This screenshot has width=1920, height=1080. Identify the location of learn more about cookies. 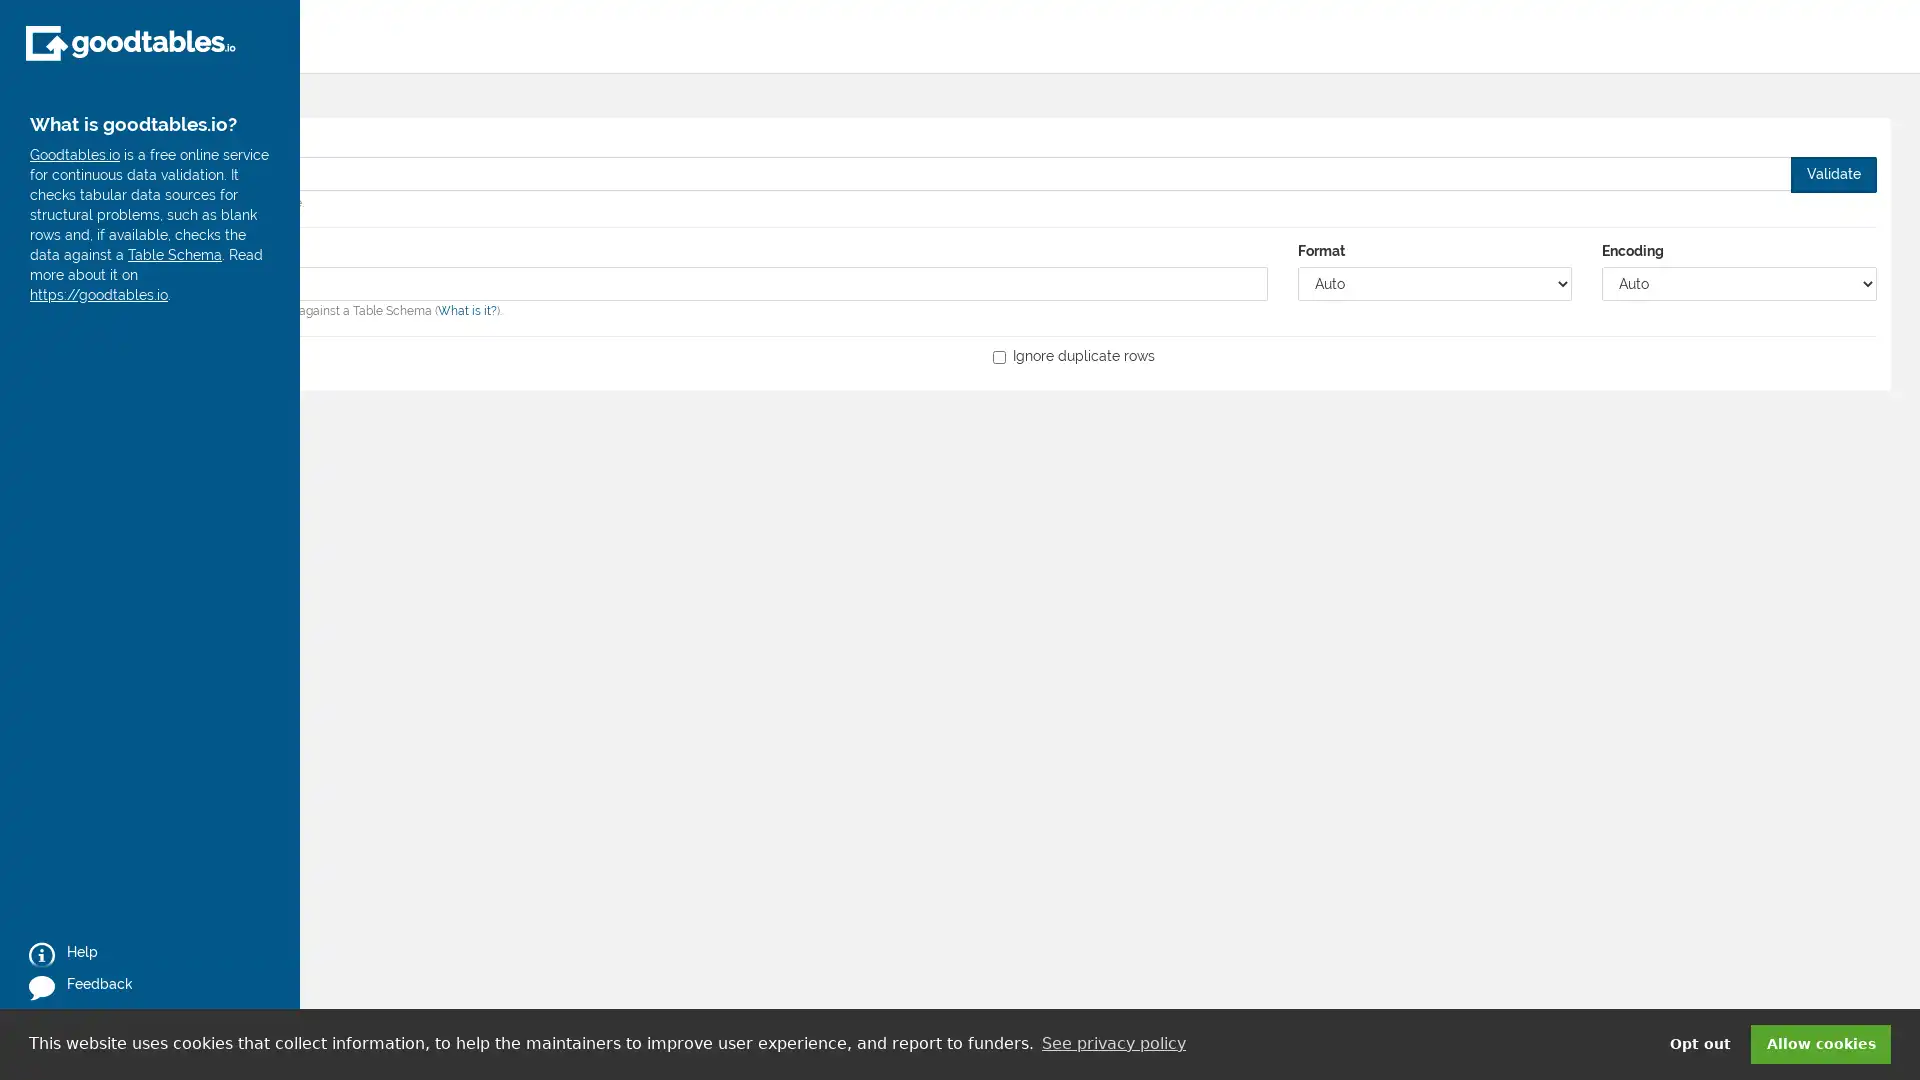
(1112, 1043).